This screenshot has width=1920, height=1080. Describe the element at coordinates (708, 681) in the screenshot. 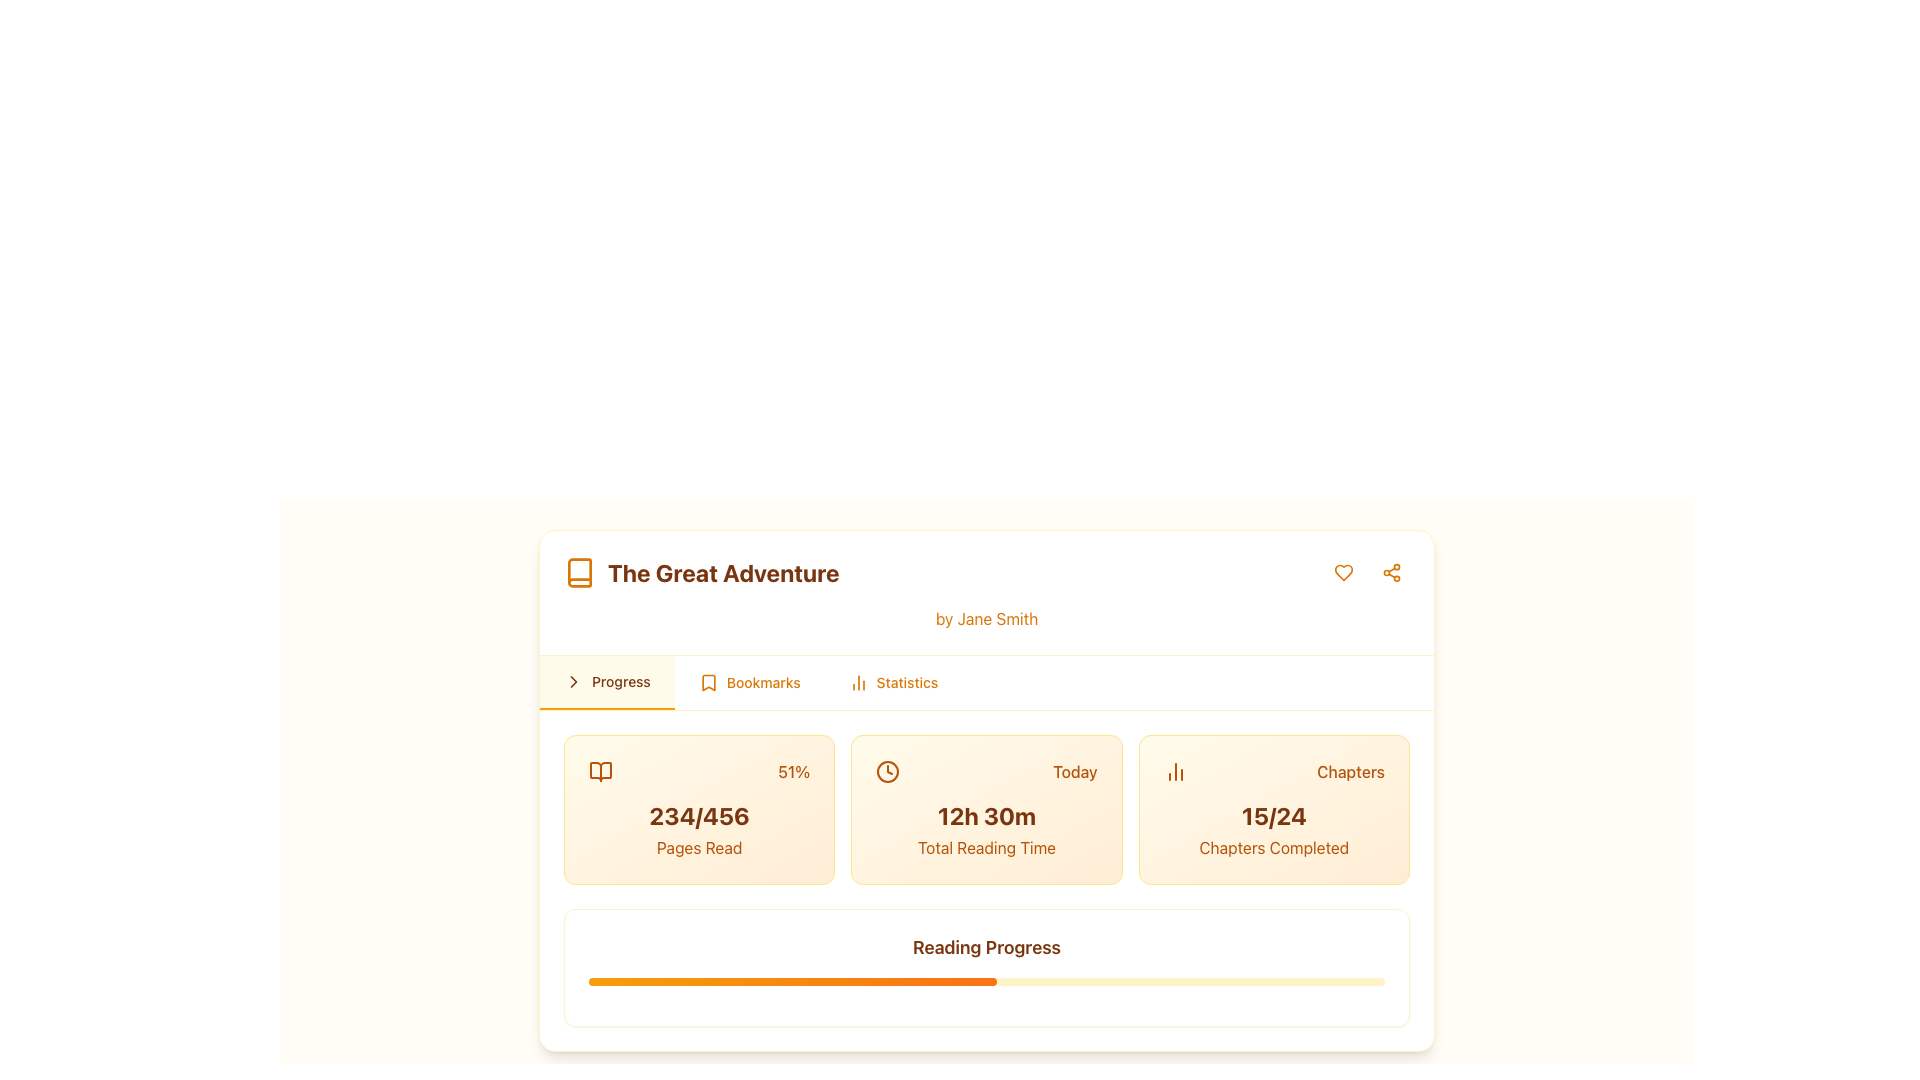

I see `the orange line-drawn bookmark icon located to the left of the 'Bookmarks' text in the navigation bar` at that location.